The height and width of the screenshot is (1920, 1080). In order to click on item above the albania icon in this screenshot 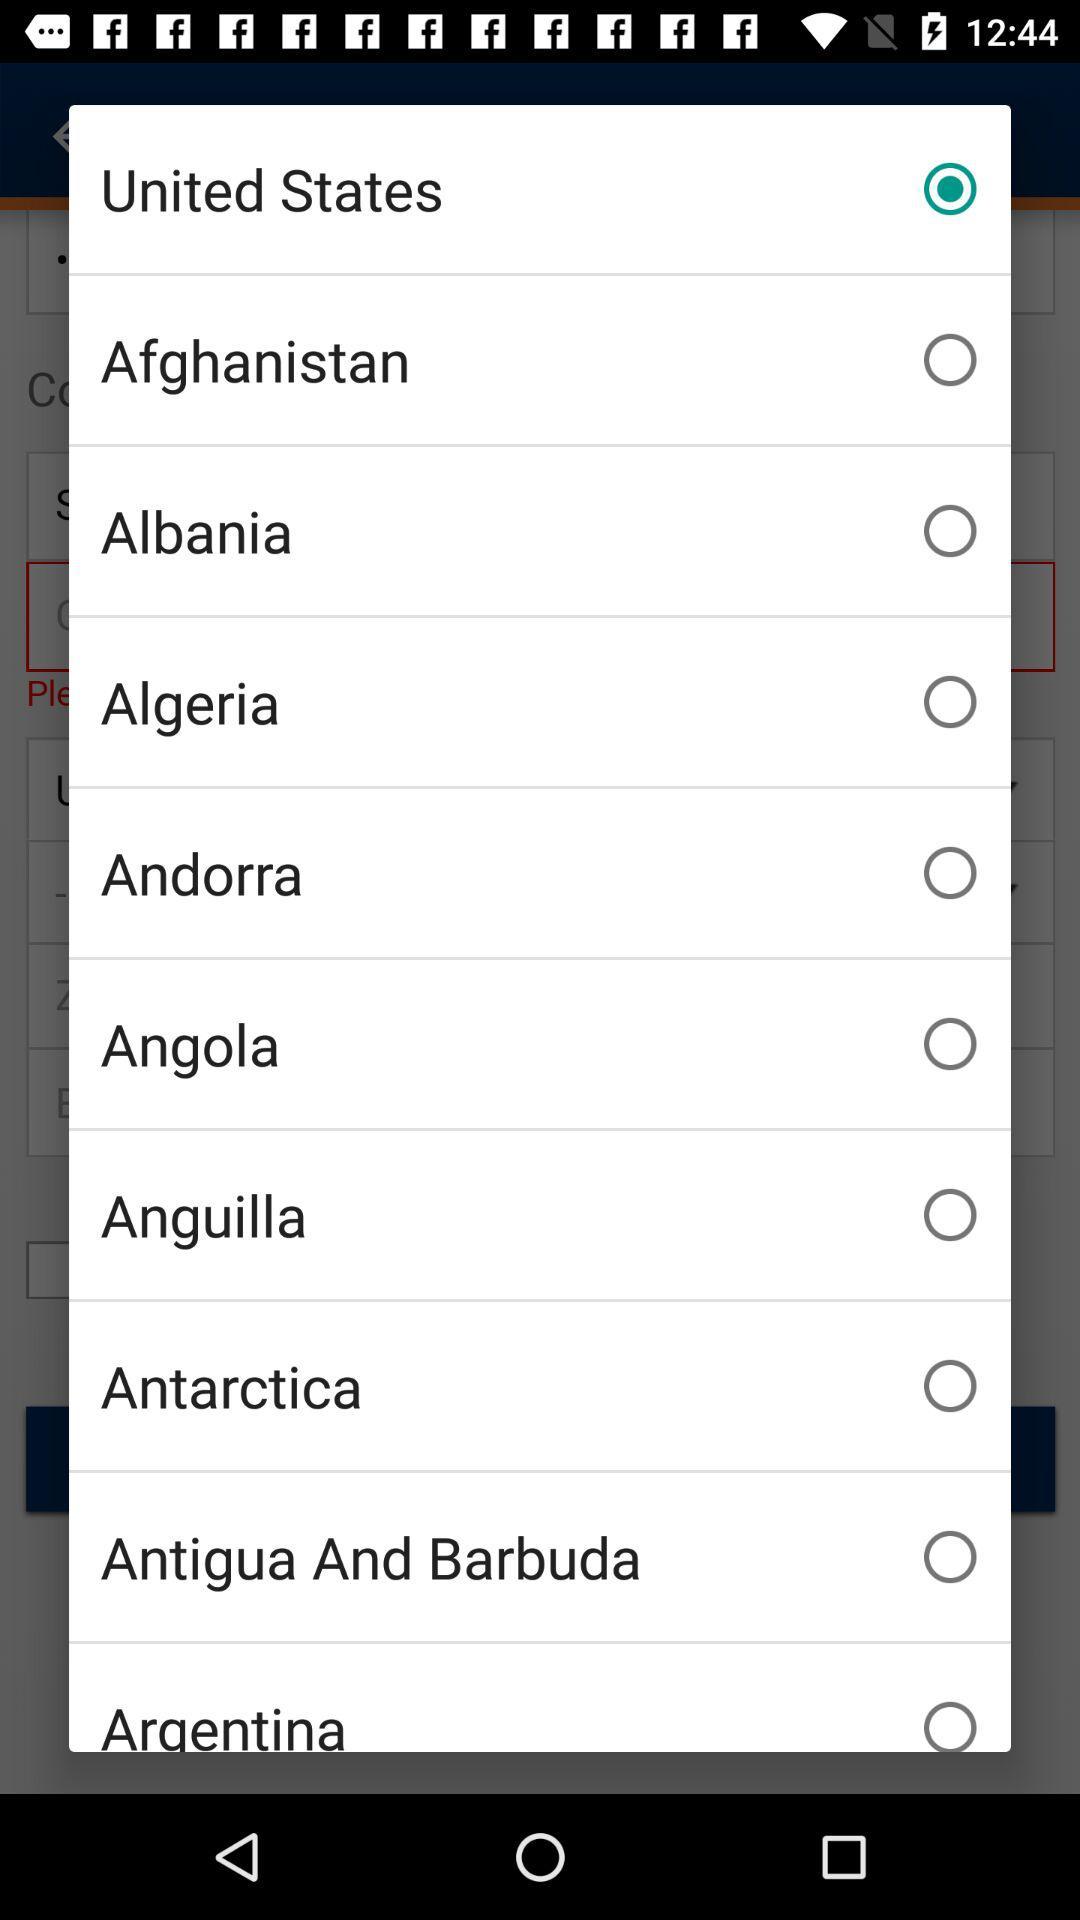, I will do `click(540, 360)`.